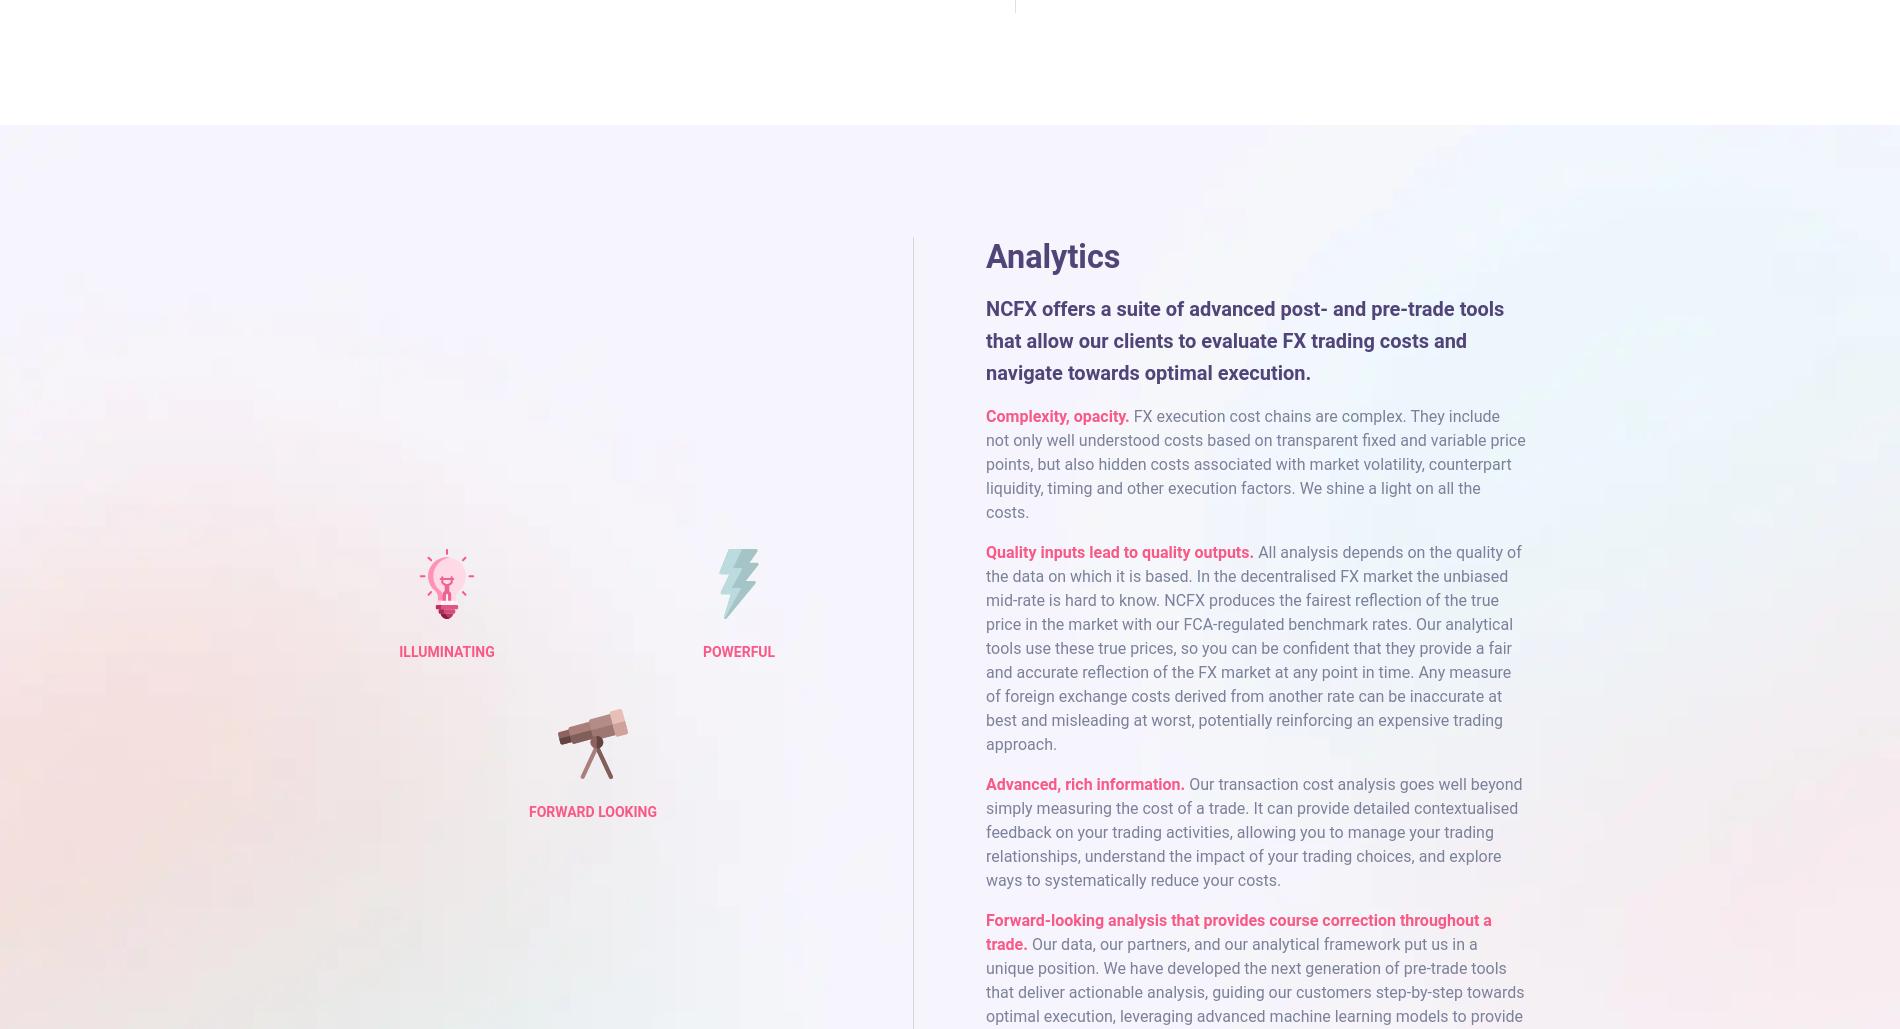 The image size is (1900, 1029). Describe the element at coordinates (1253, 830) in the screenshot. I see `'Our transaction cost analysis goes well beyond simply measuring the cost of a trade. It can provide detailed contextualised feedback on your trading activities, allowing you to manage your trading relationships, understand the impact of your trading choices, and explore ways to systematically reduce your costs.'` at that location.